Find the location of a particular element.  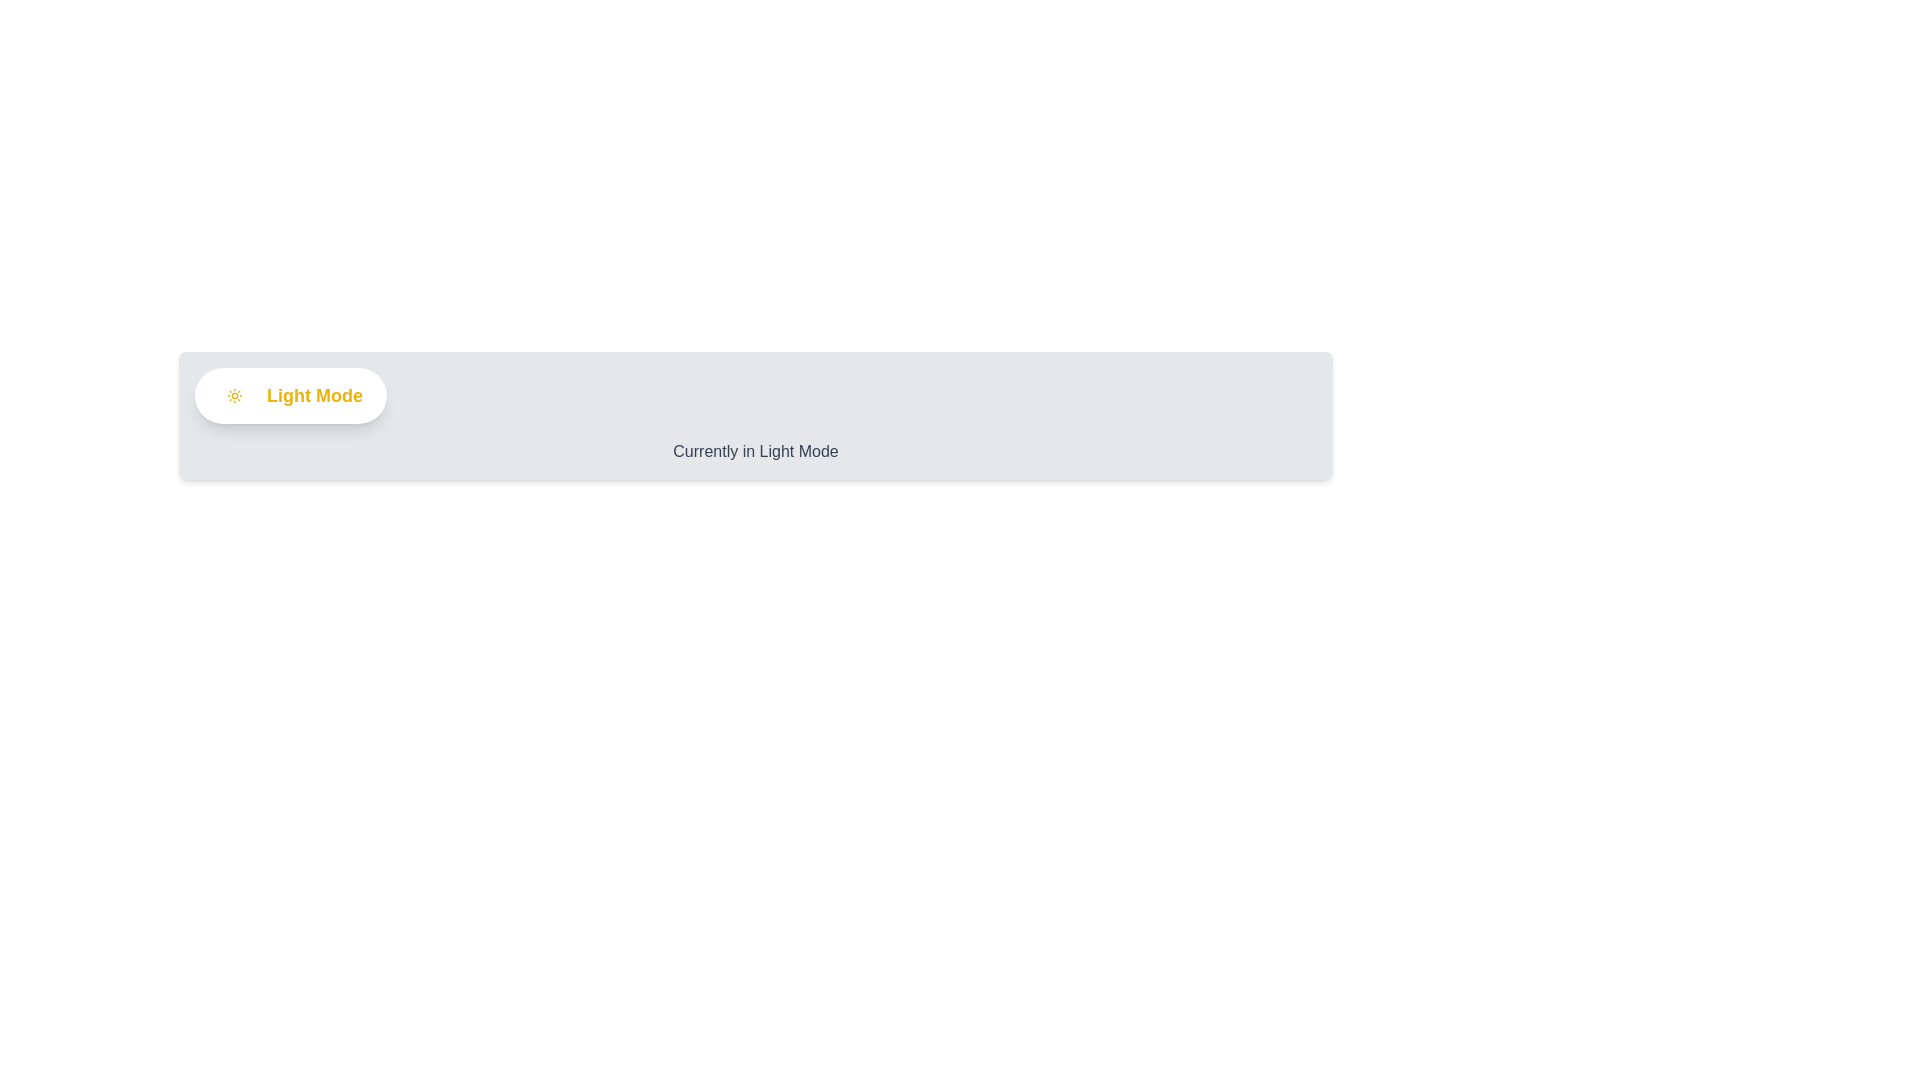

the 'ThemeToggleButton' to toggle the theme is located at coordinates (288, 396).